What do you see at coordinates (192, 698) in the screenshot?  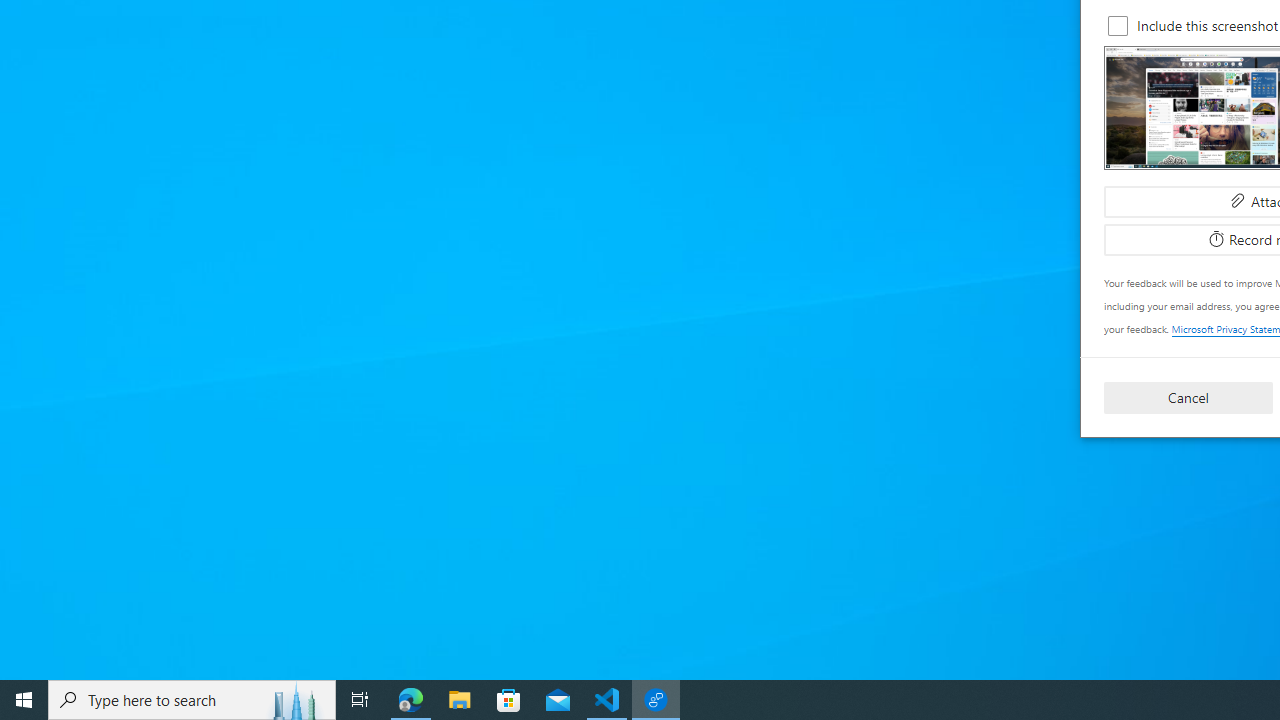 I see `'Type here to search'` at bounding box center [192, 698].